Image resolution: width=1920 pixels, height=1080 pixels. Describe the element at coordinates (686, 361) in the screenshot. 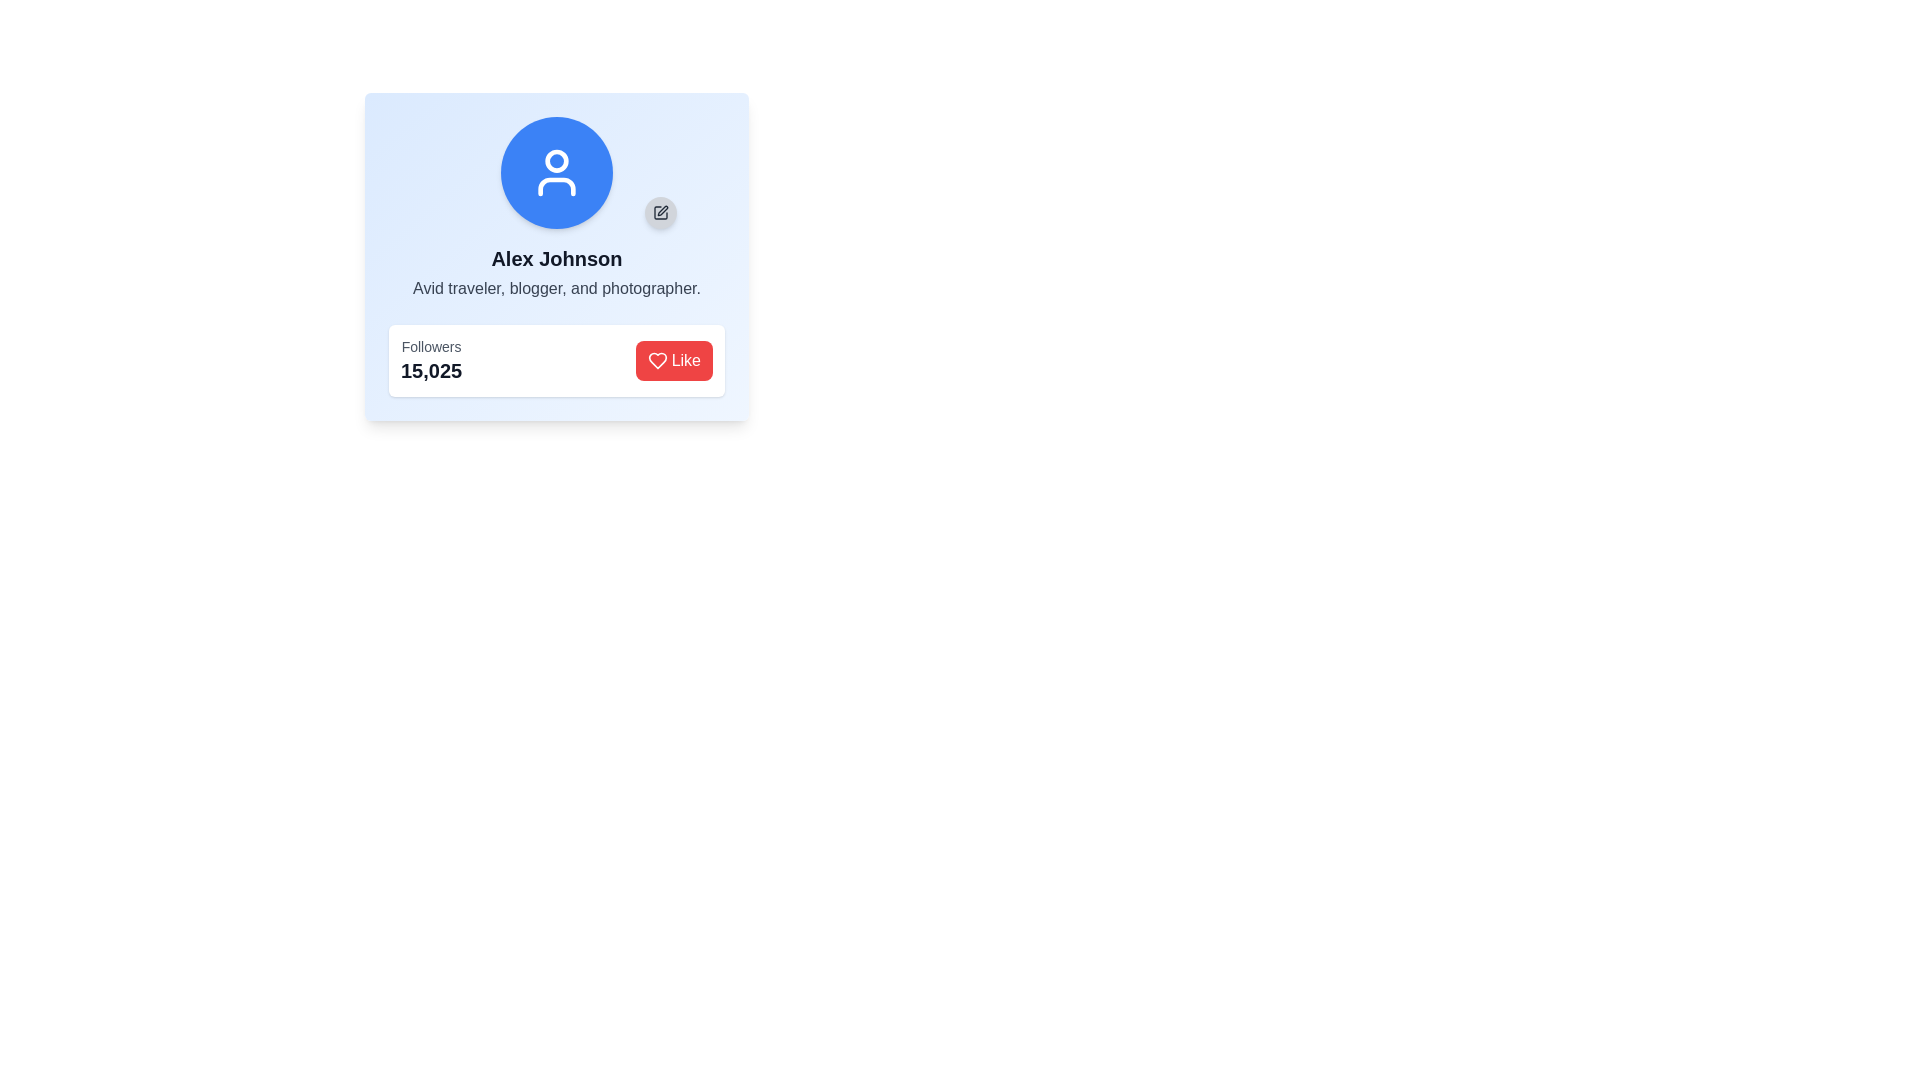

I see `the 'Like' button with a heart icon located at the bottom-right corner of the profile card` at that location.